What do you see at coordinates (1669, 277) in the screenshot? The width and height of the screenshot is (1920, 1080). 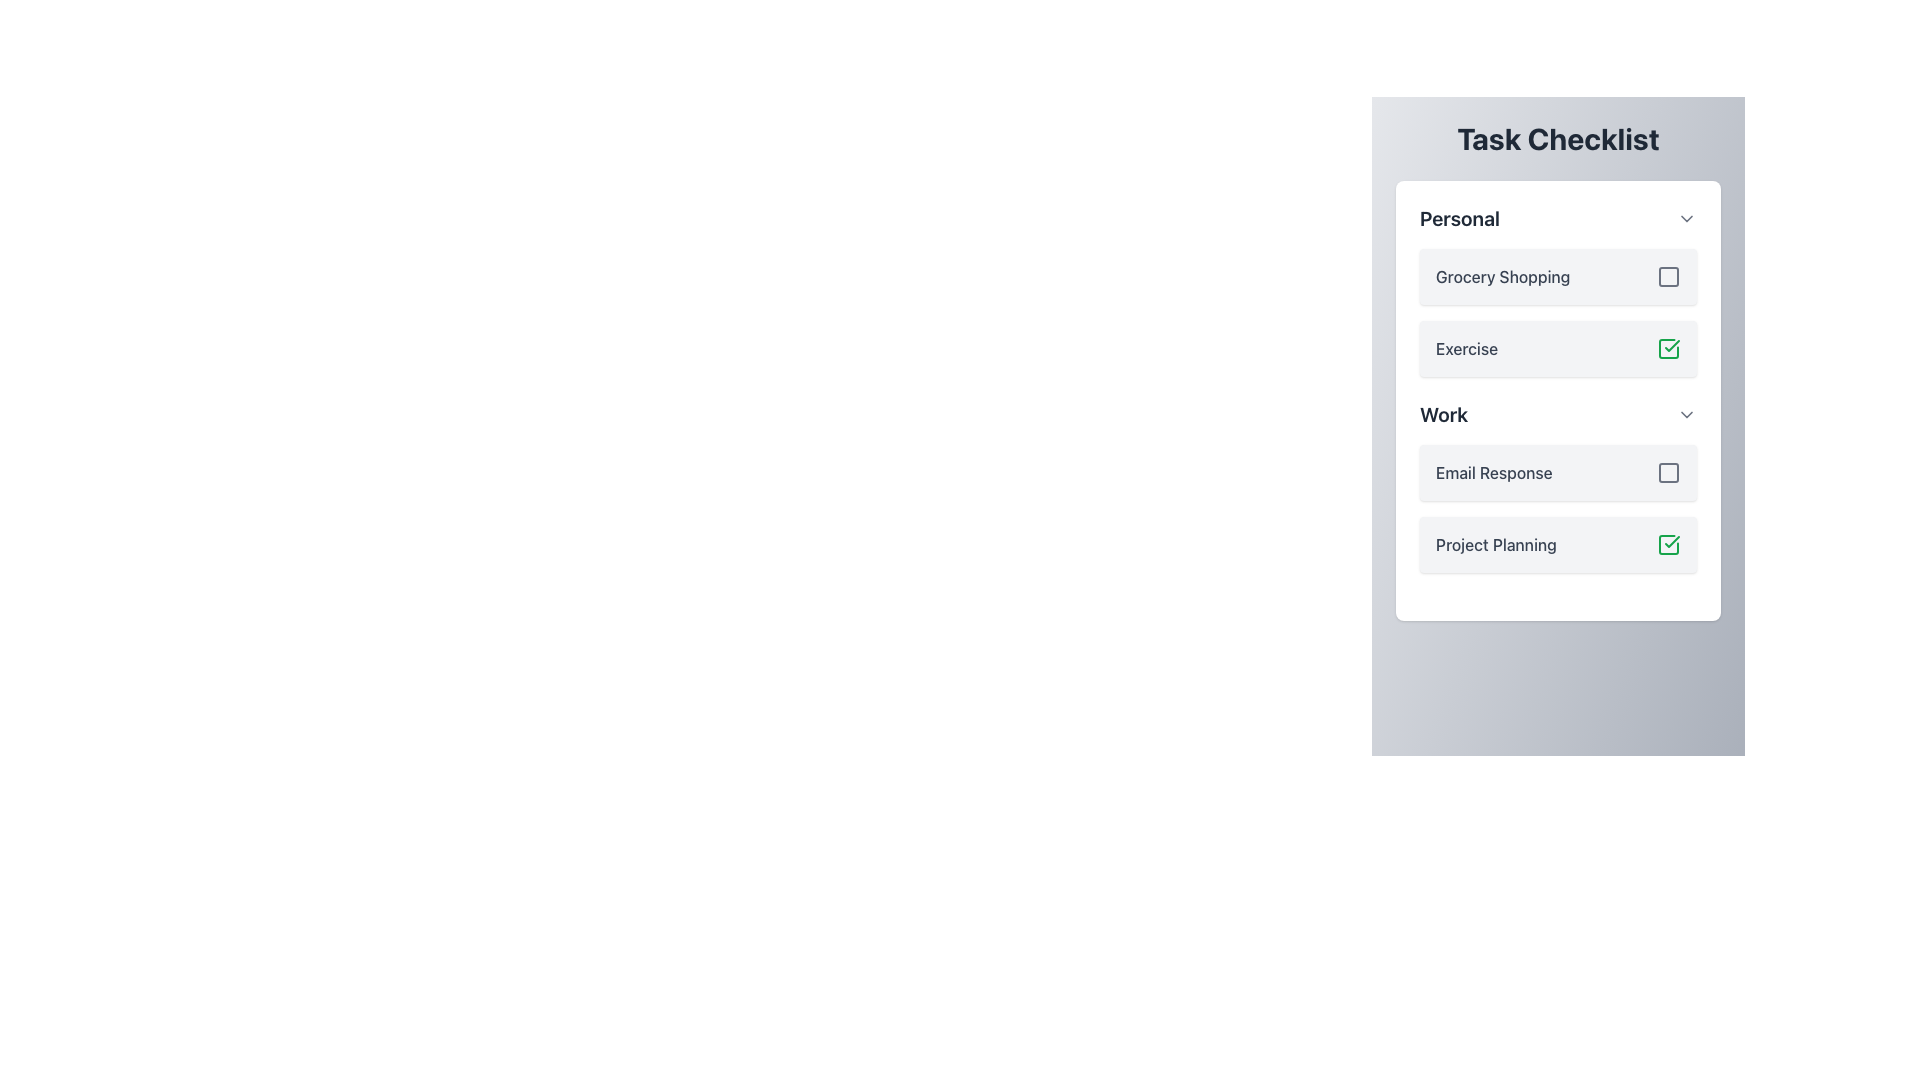 I see `the checklist icon next to the 'Grocery Shopping' item in the 'Personal' group` at bounding box center [1669, 277].